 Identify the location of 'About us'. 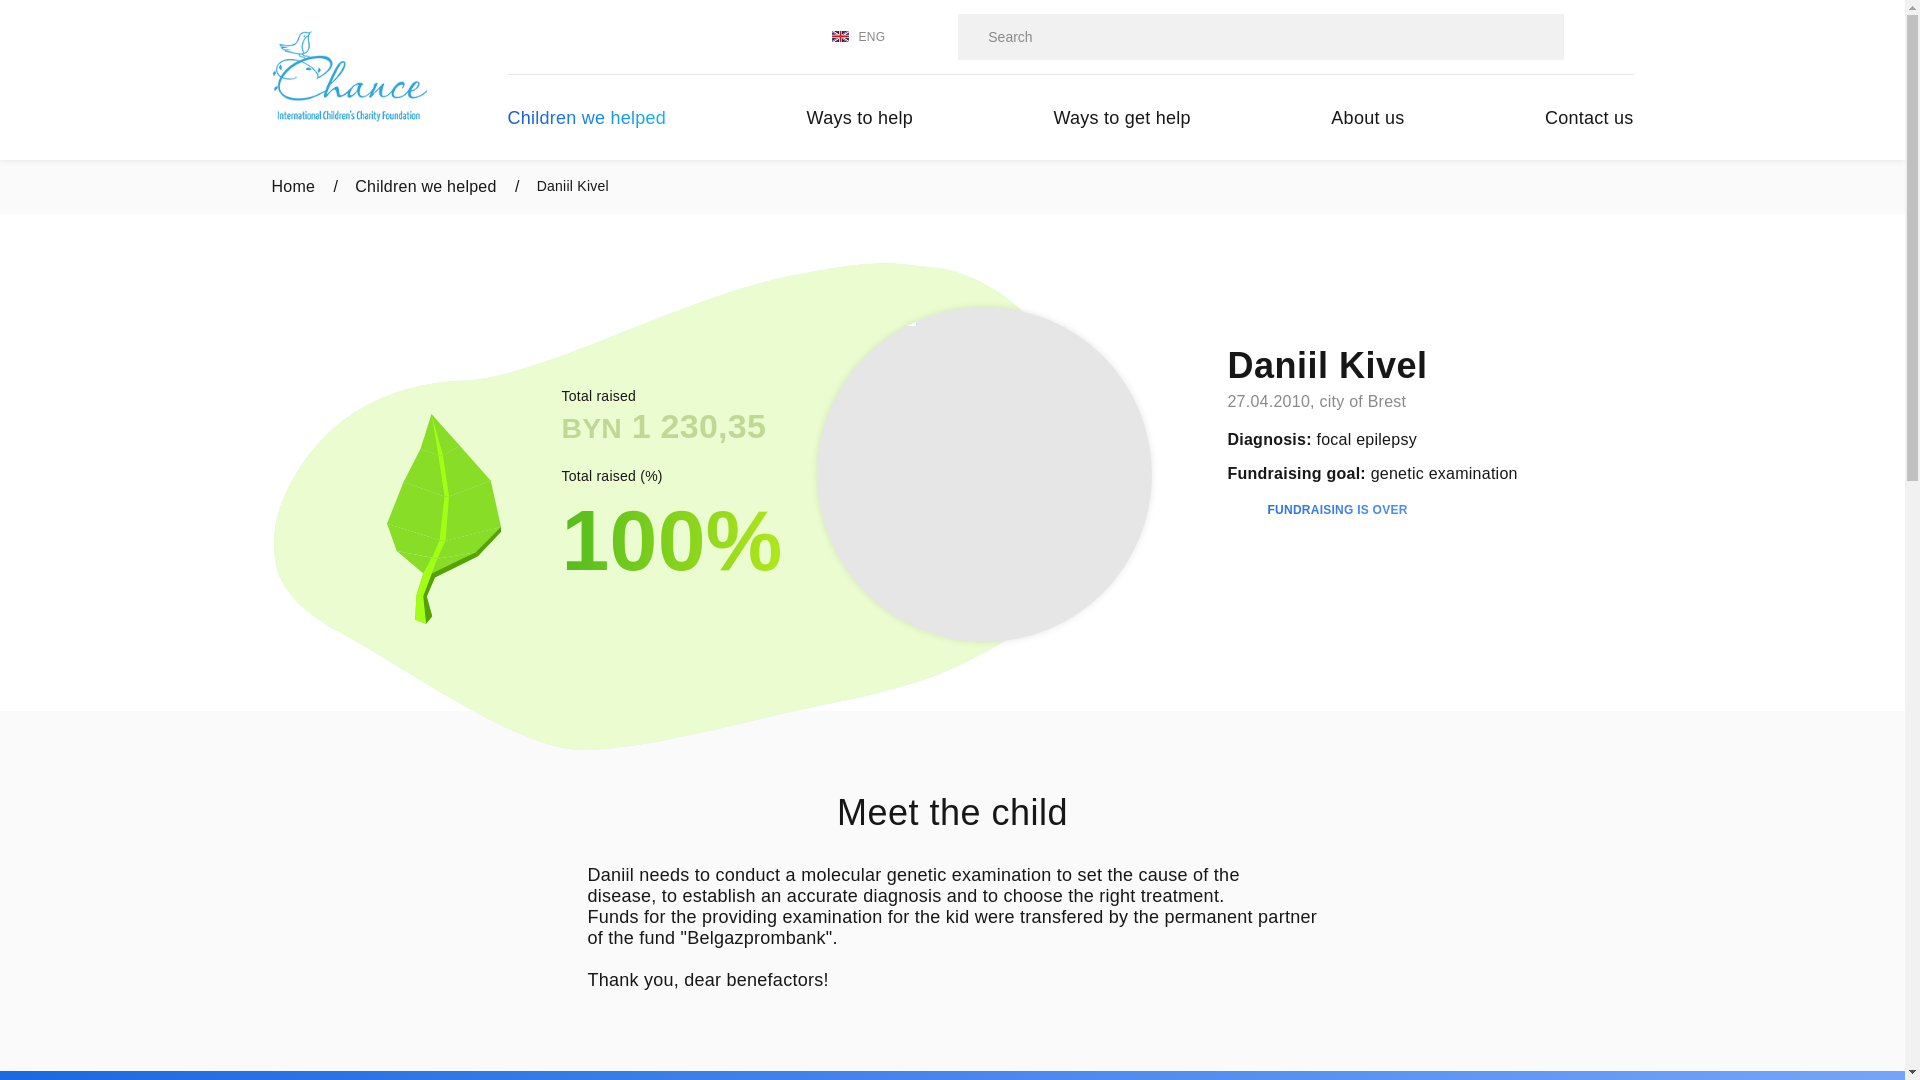
(1366, 118).